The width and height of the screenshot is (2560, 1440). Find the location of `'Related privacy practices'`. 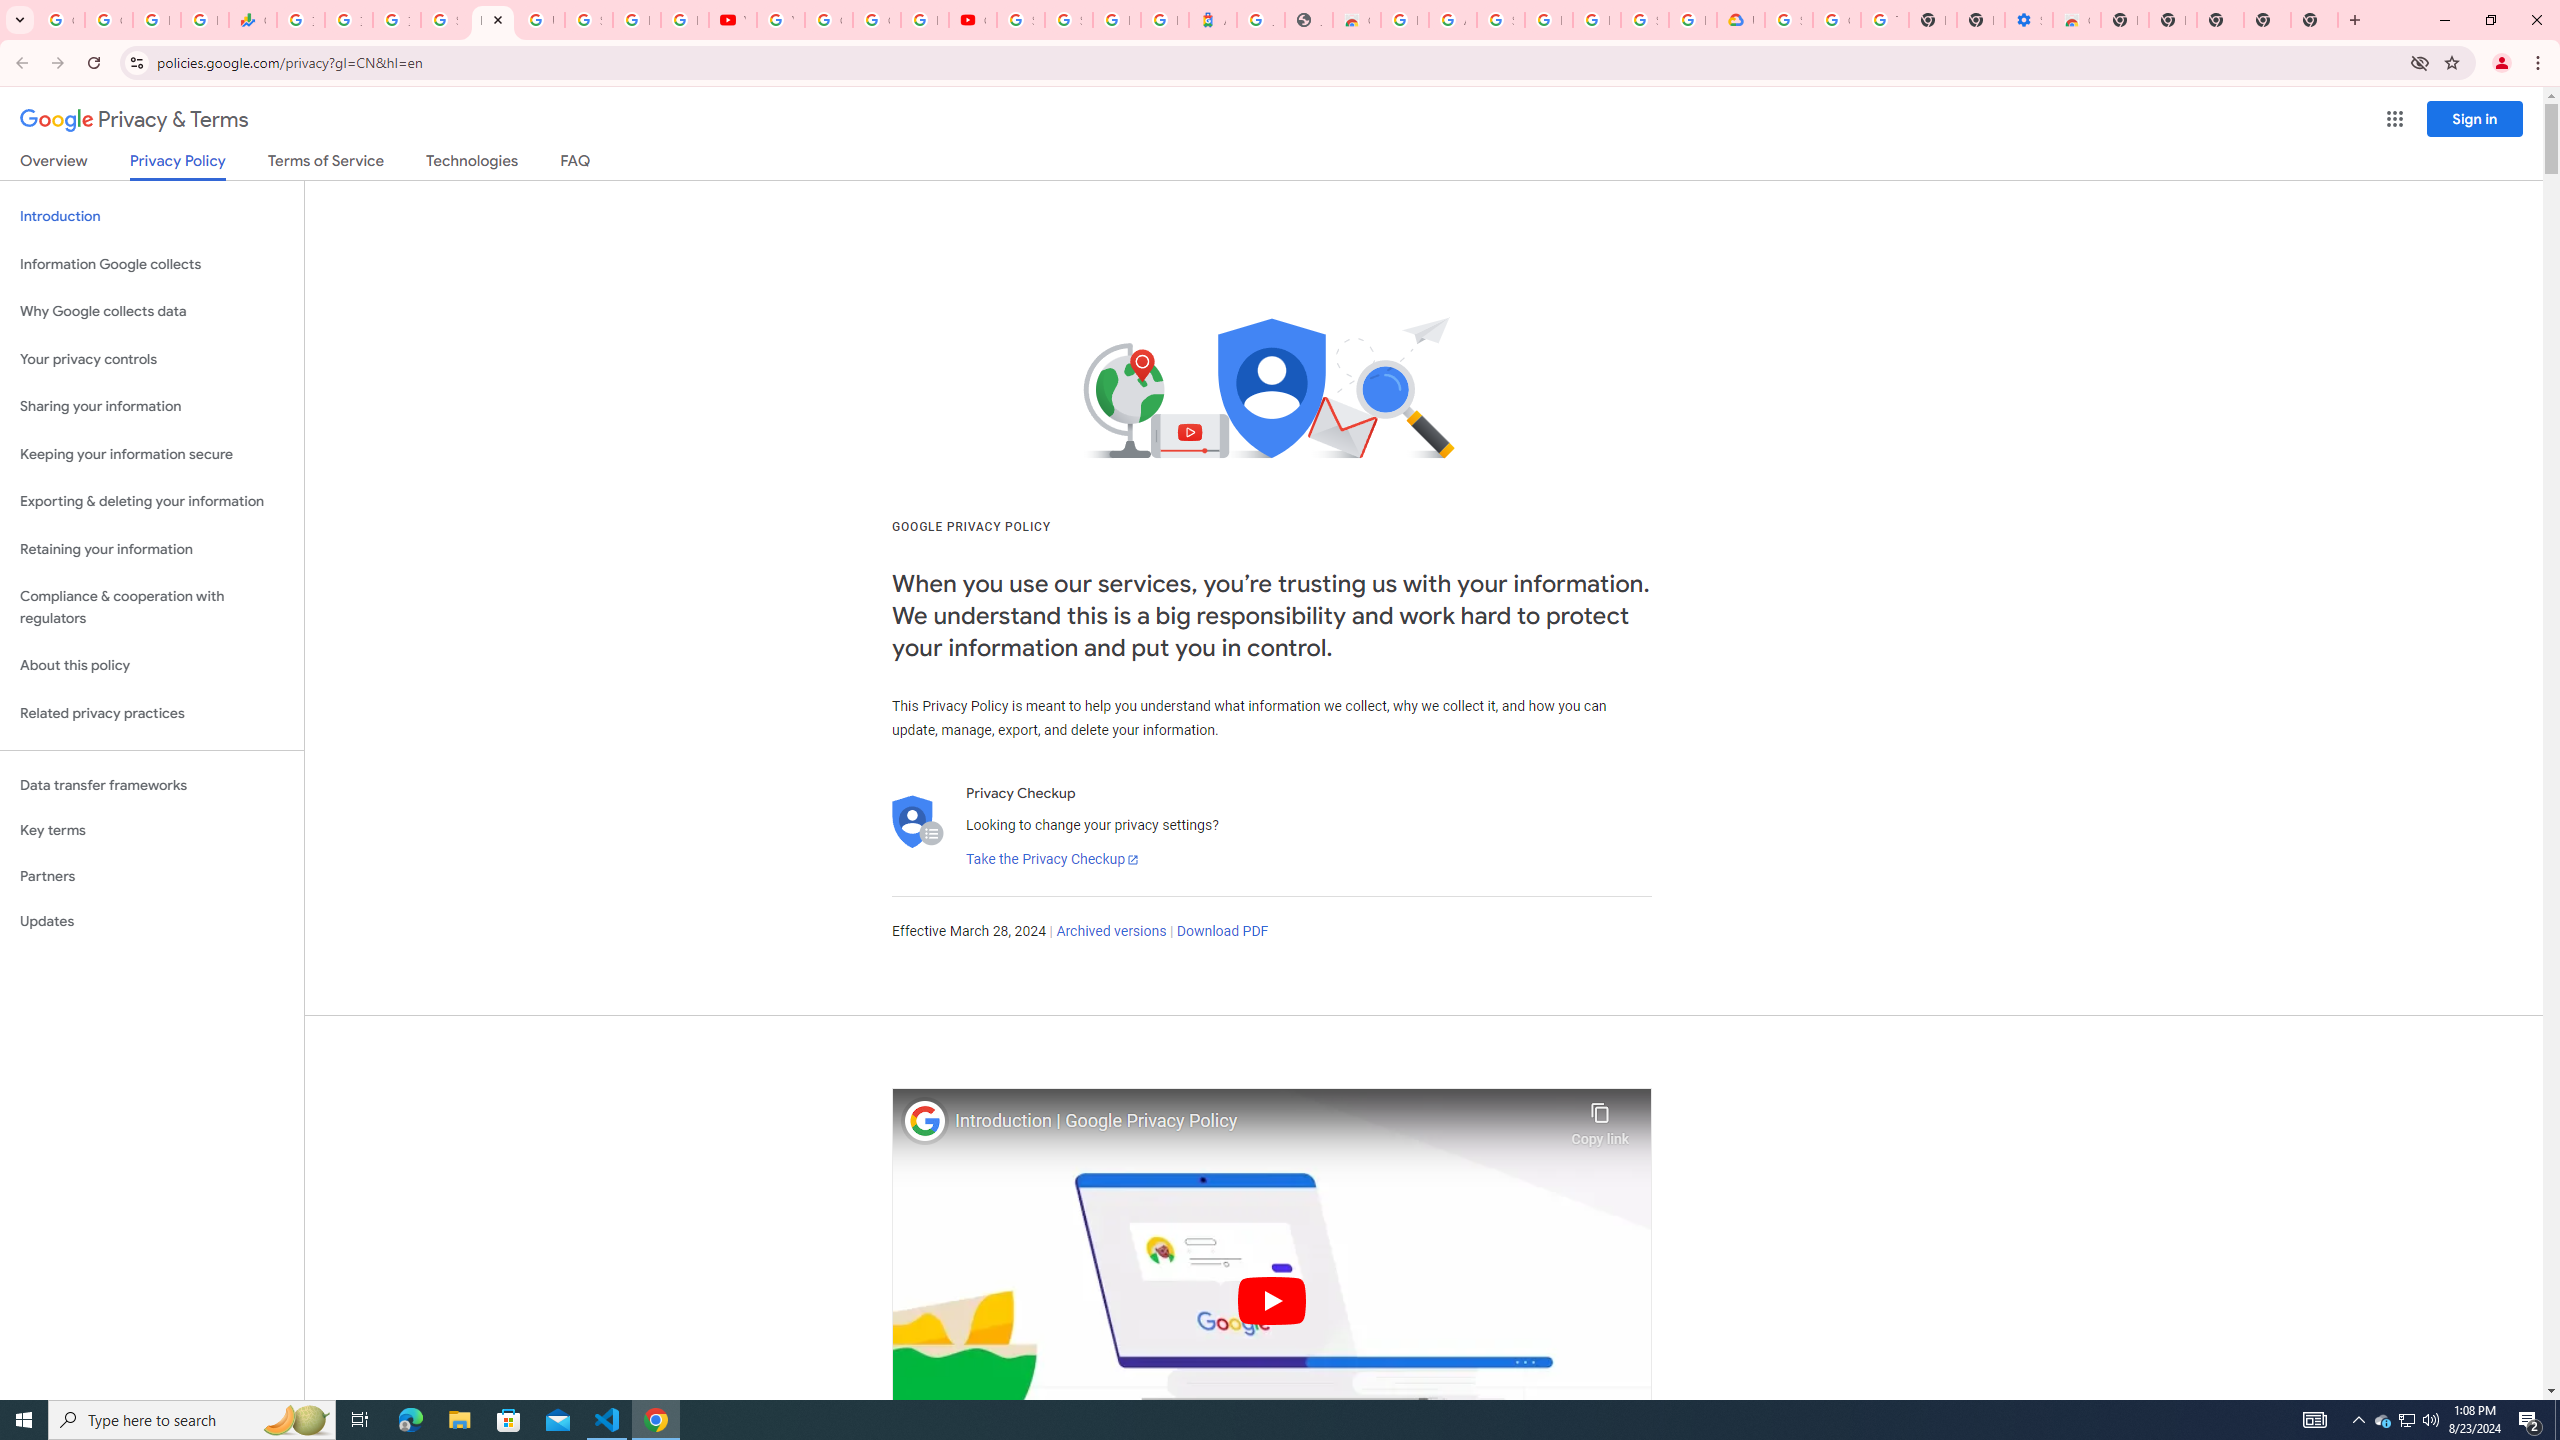

'Related privacy practices' is located at coordinates (151, 712).